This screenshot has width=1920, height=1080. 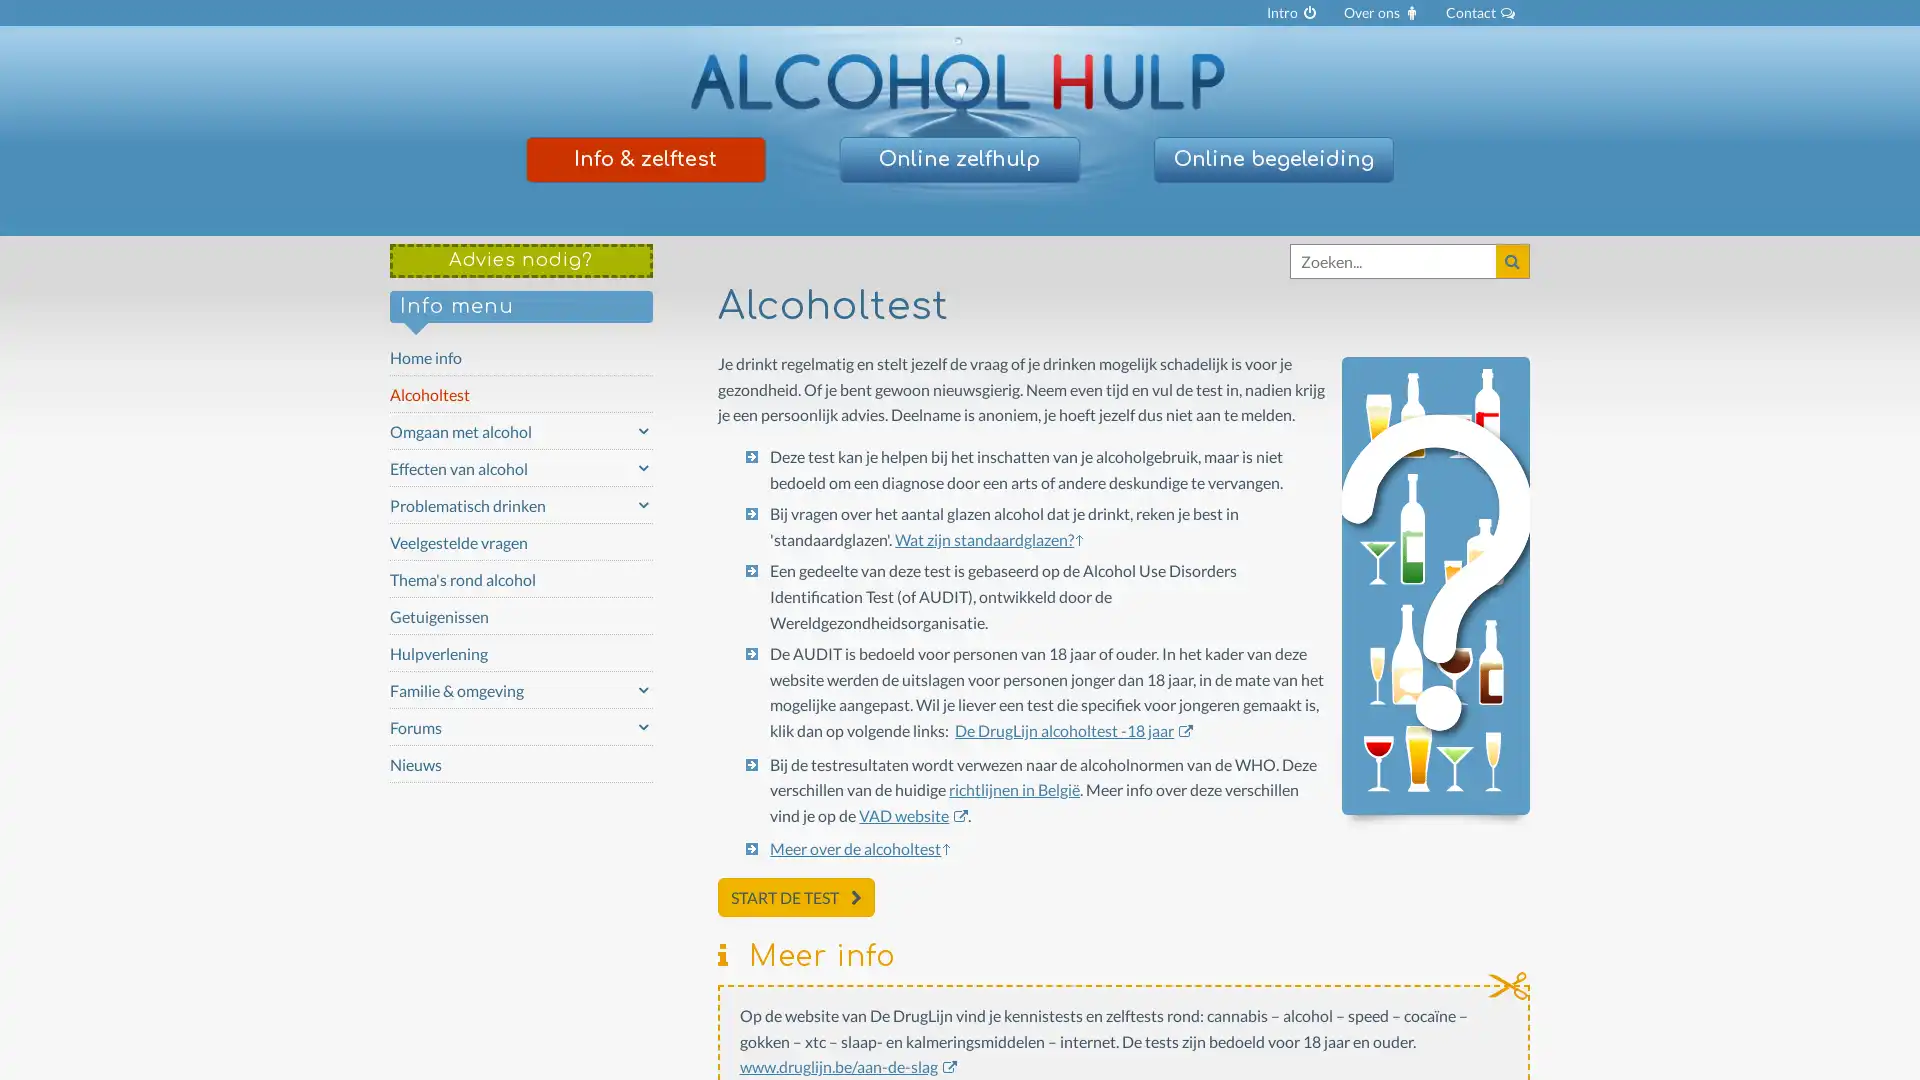 What do you see at coordinates (644, 158) in the screenshot?
I see `Info & zelftest` at bounding box center [644, 158].